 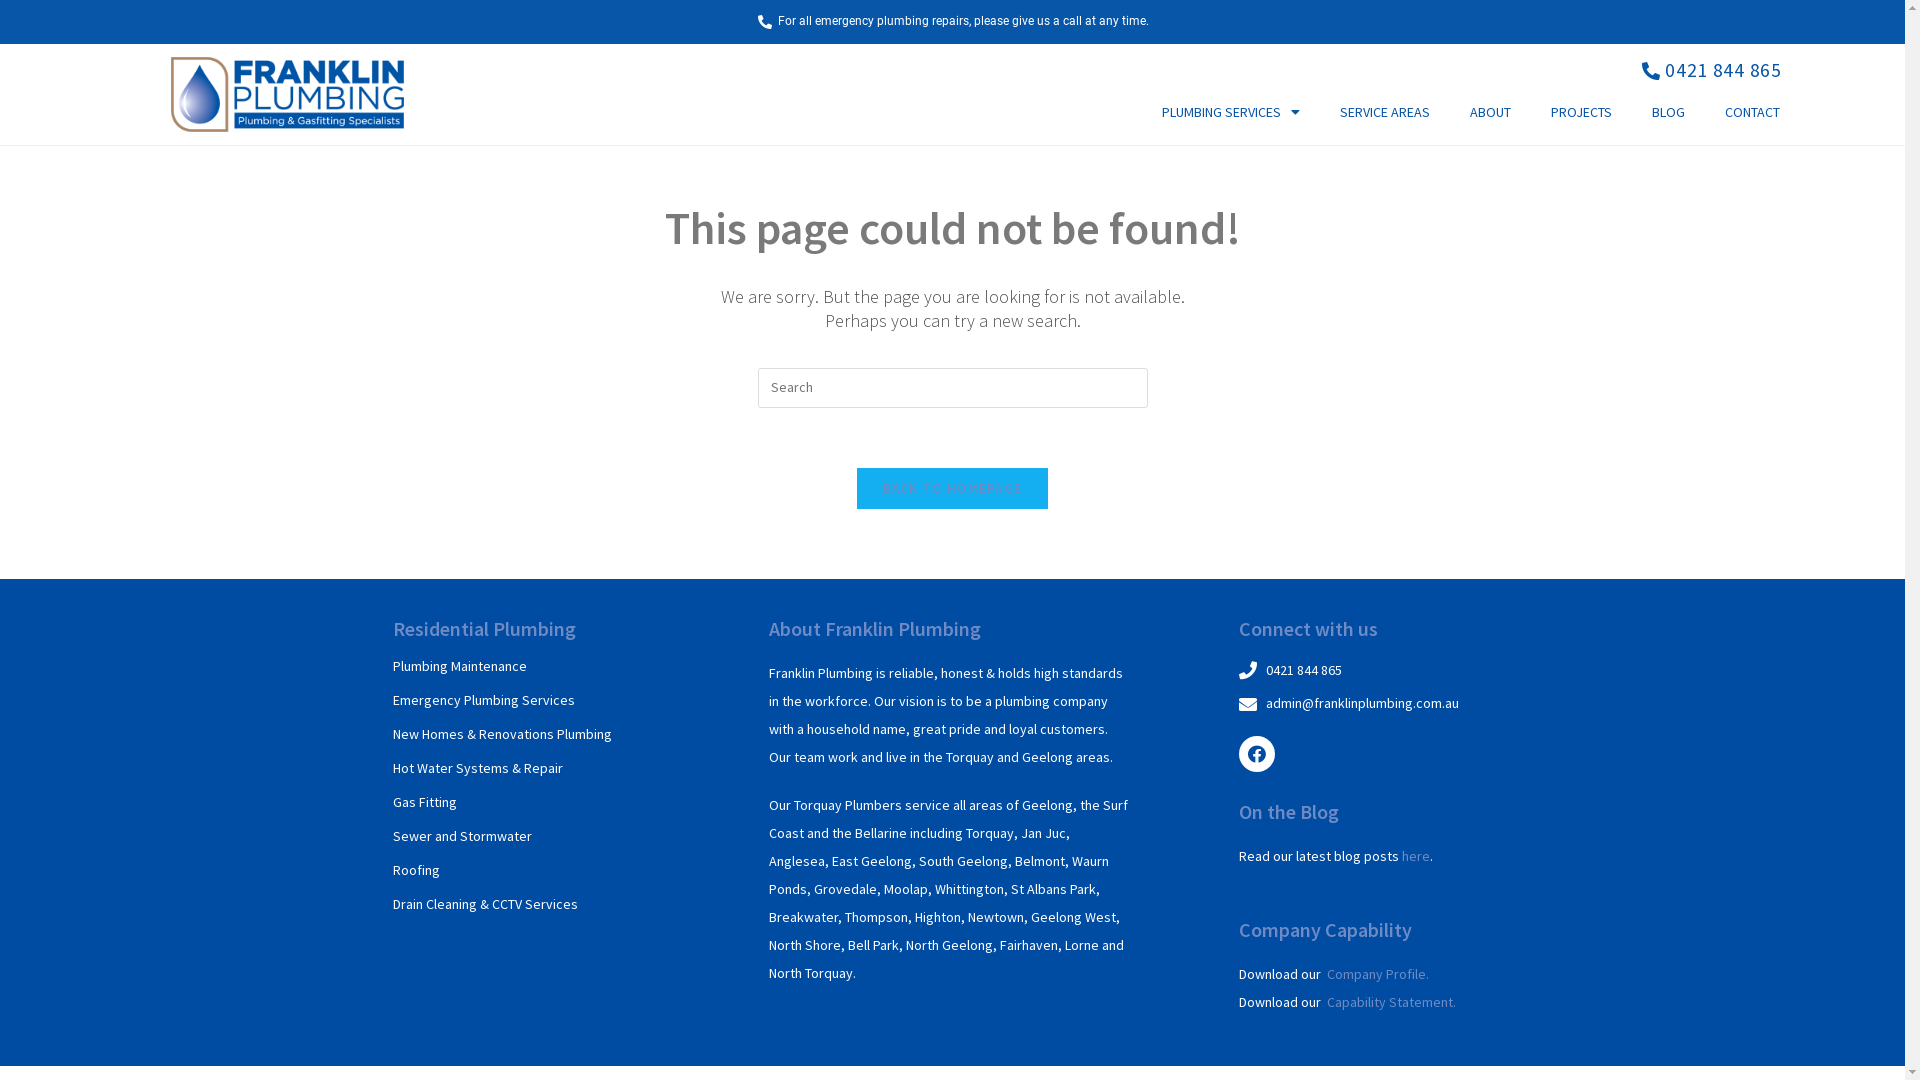 I want to click on 'BACK TO HOMEPAGE', so click(x=857, y=488).